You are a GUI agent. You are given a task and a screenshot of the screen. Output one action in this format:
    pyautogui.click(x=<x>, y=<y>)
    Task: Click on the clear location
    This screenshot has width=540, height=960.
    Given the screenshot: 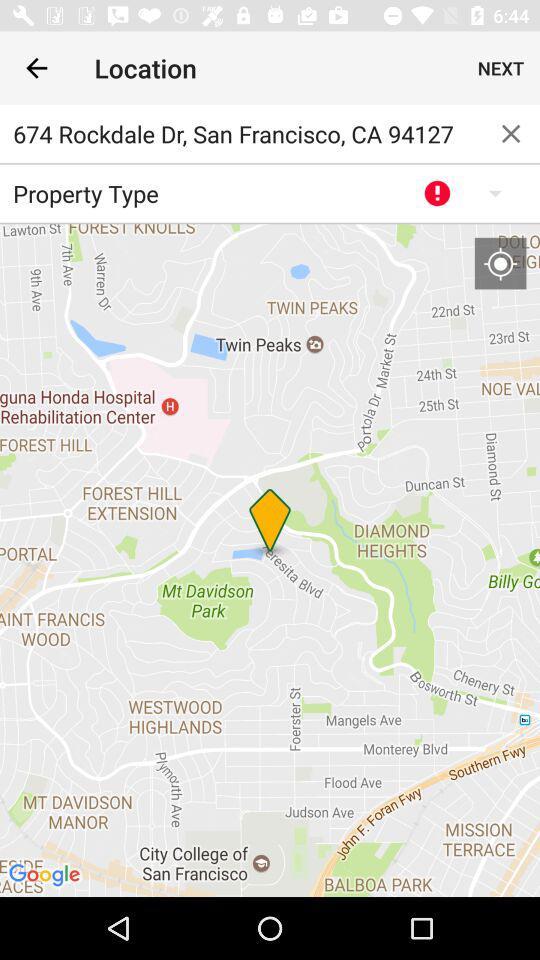 What is the action you would take?
    pyautogui.click(x=511, y=132)
    